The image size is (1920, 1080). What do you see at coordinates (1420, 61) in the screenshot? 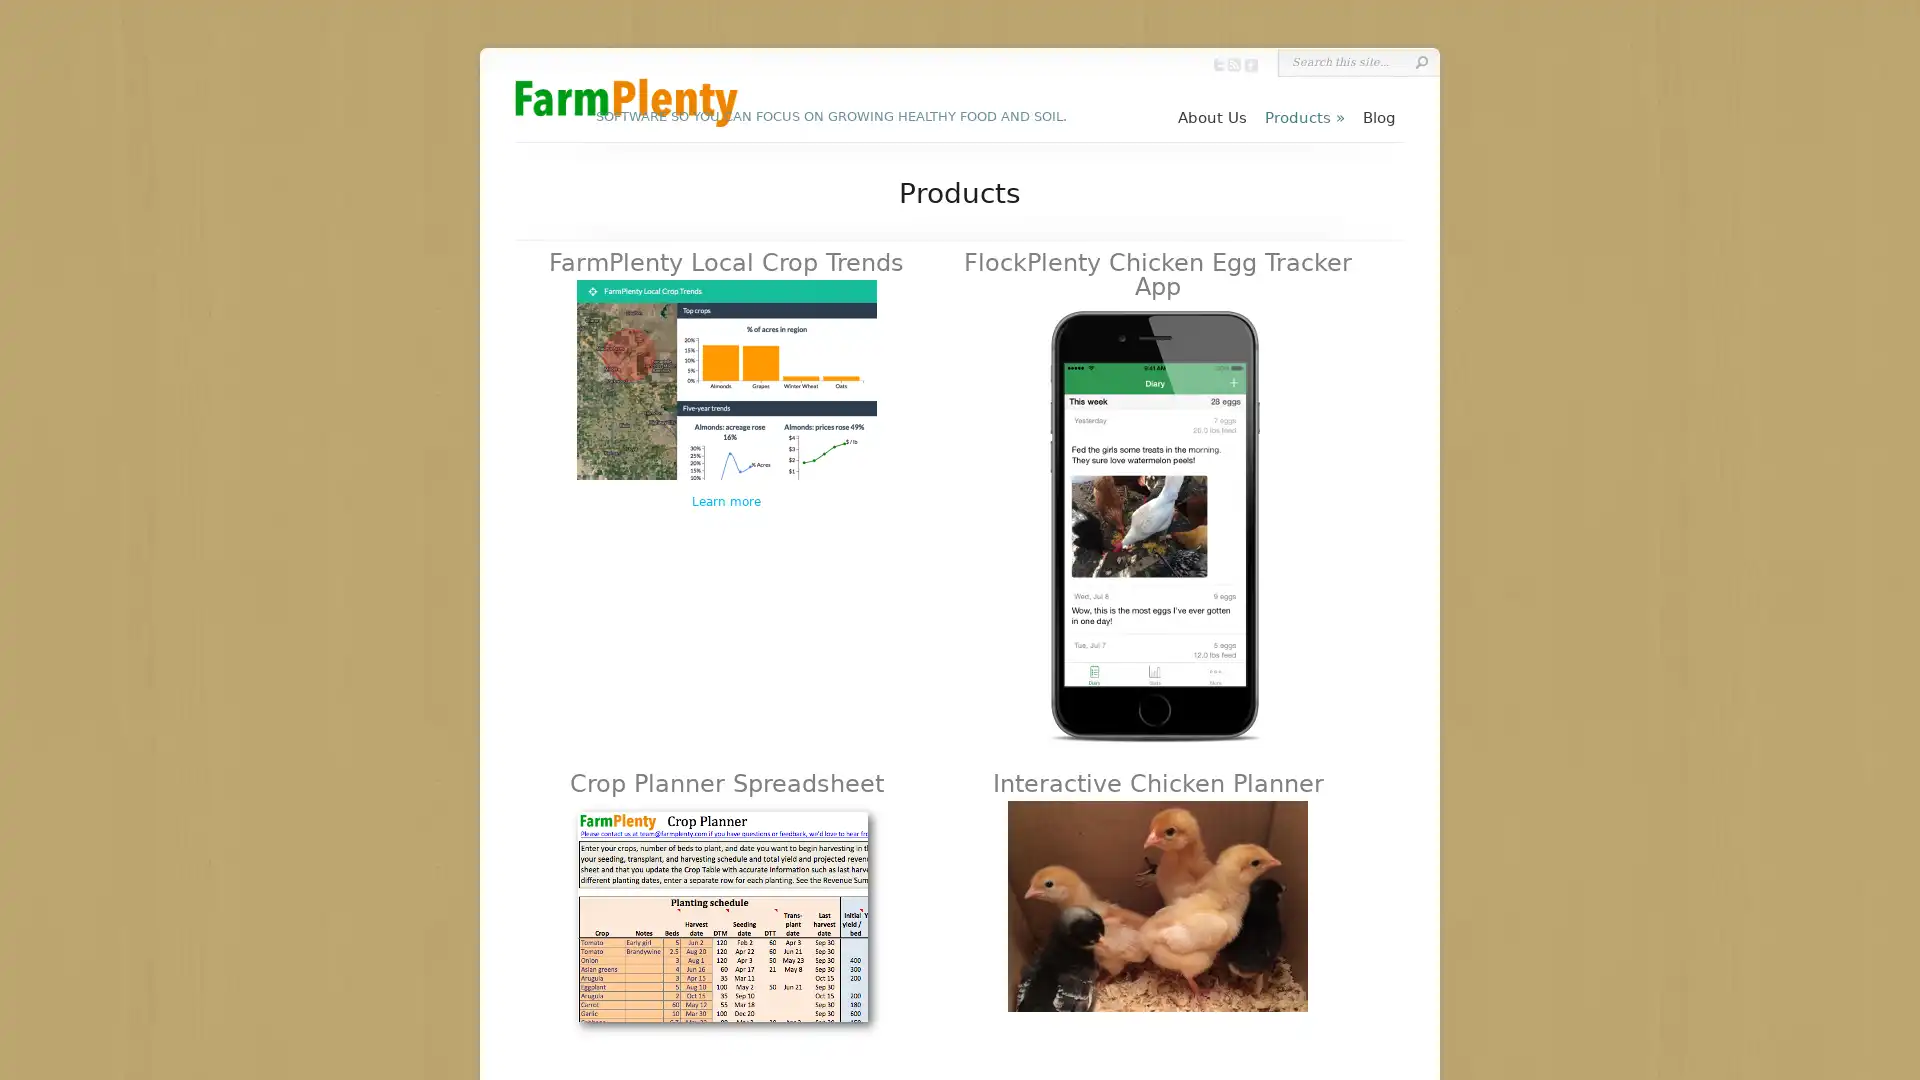
I see `Submit` at bounding box center [1420, 61].